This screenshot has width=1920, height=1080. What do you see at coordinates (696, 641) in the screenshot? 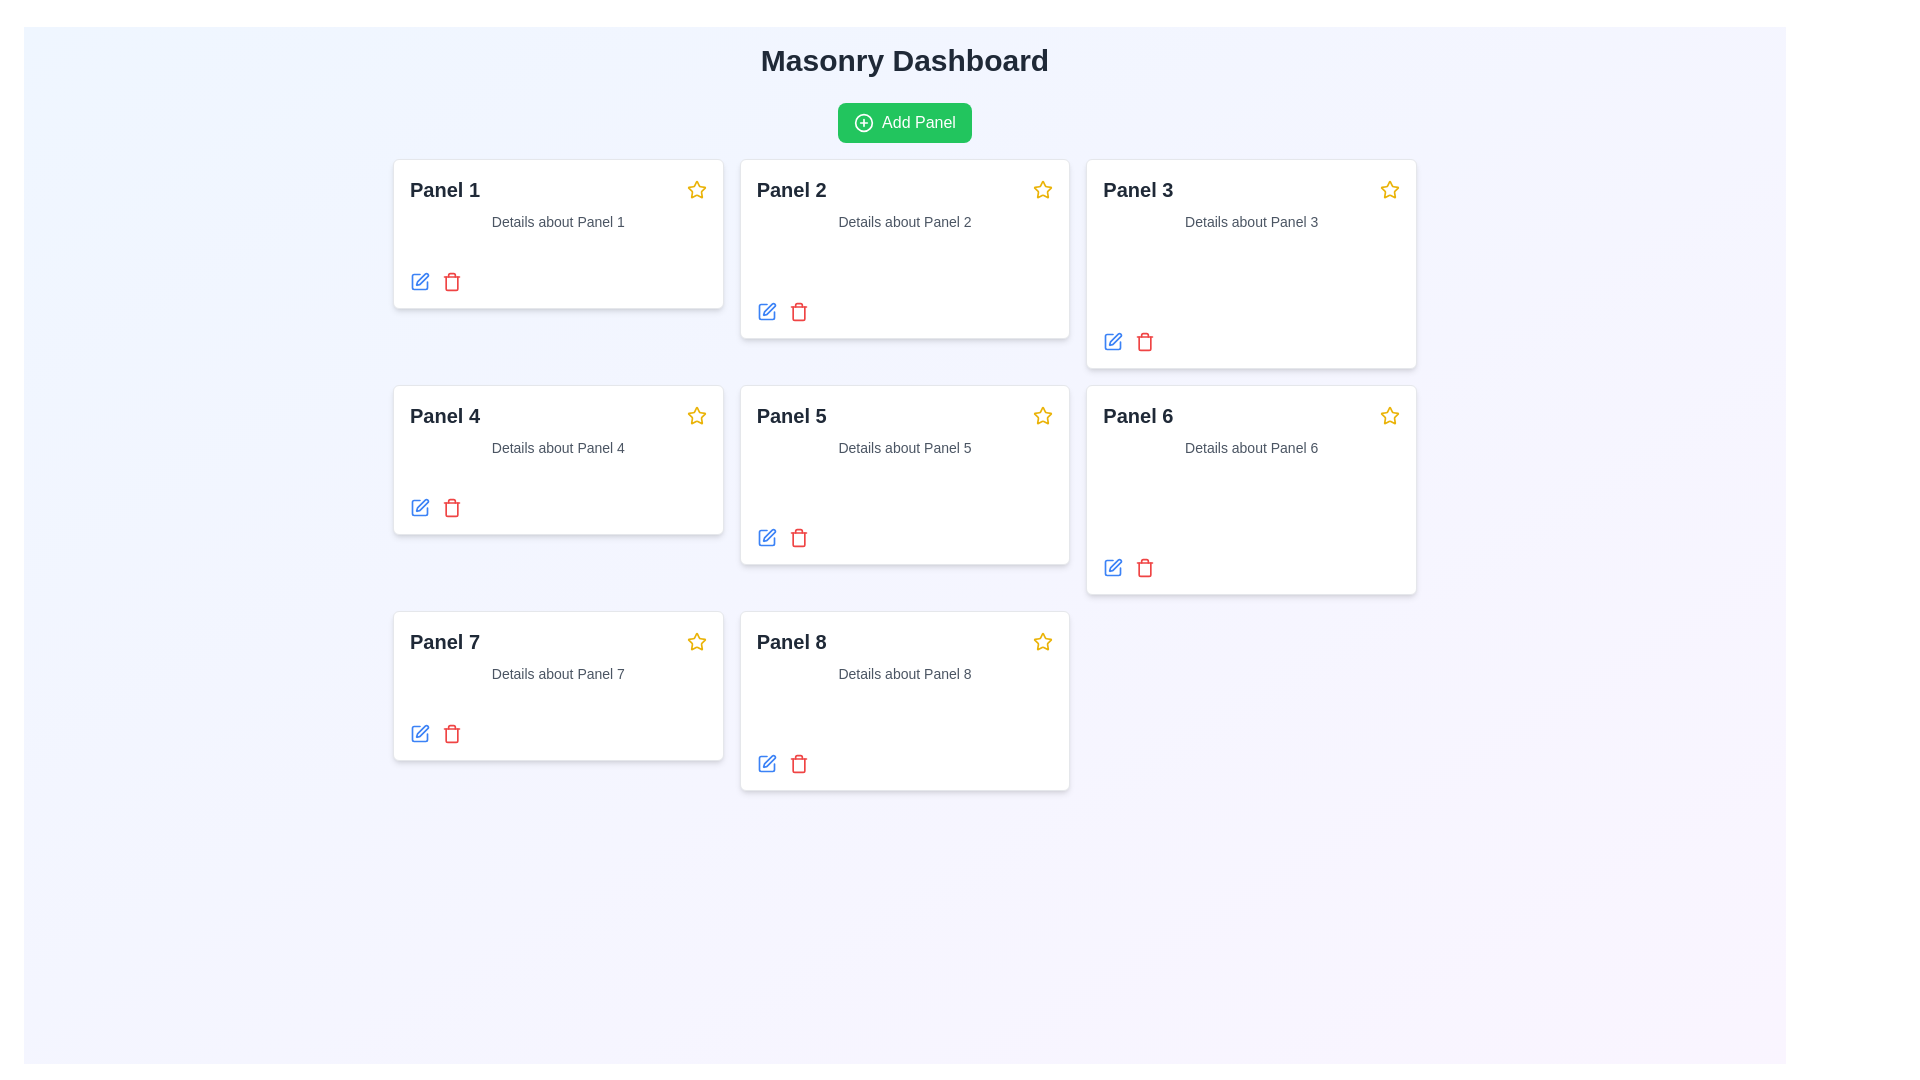
I see `the star icon in the top-right corner of 'Panel 7'` at bounding box center [696, 641].